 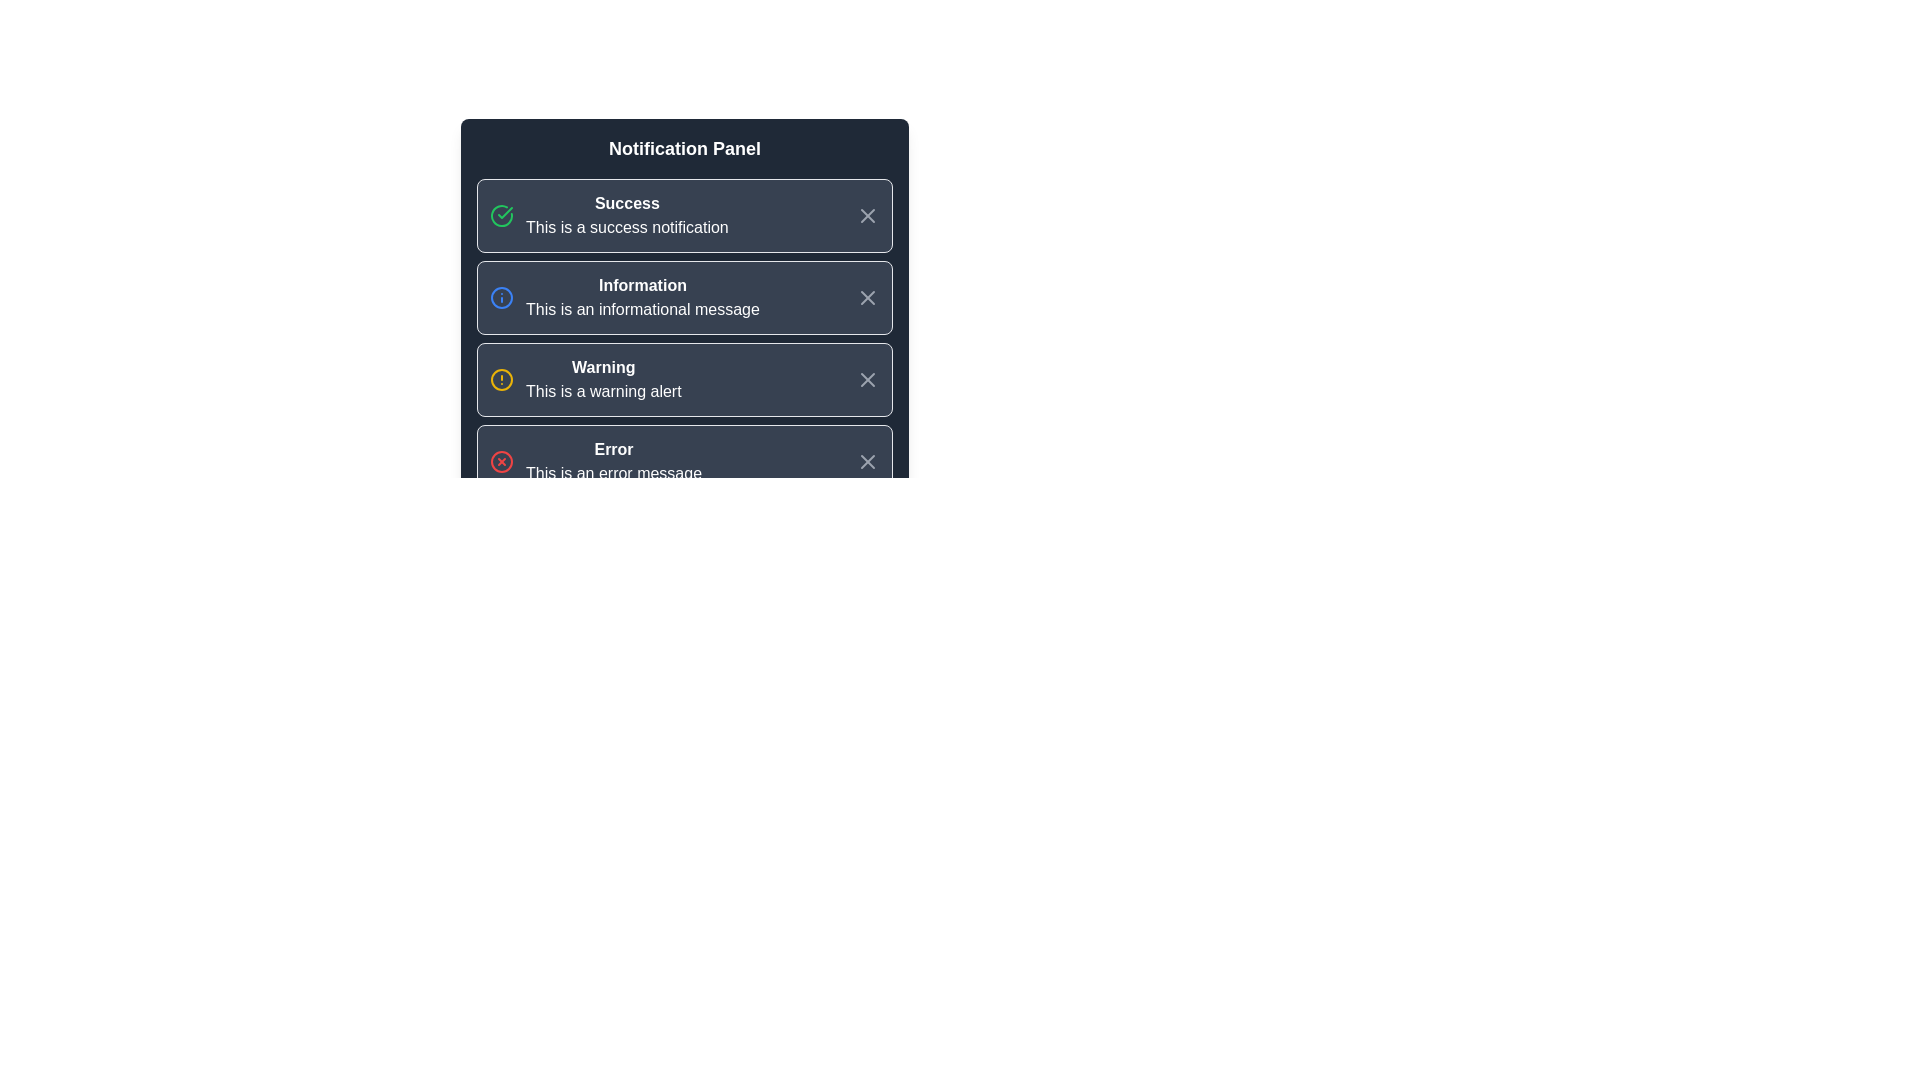 I want to click on the close (X) icon associated with the 'Information' notification, so click(x=868, y=297).